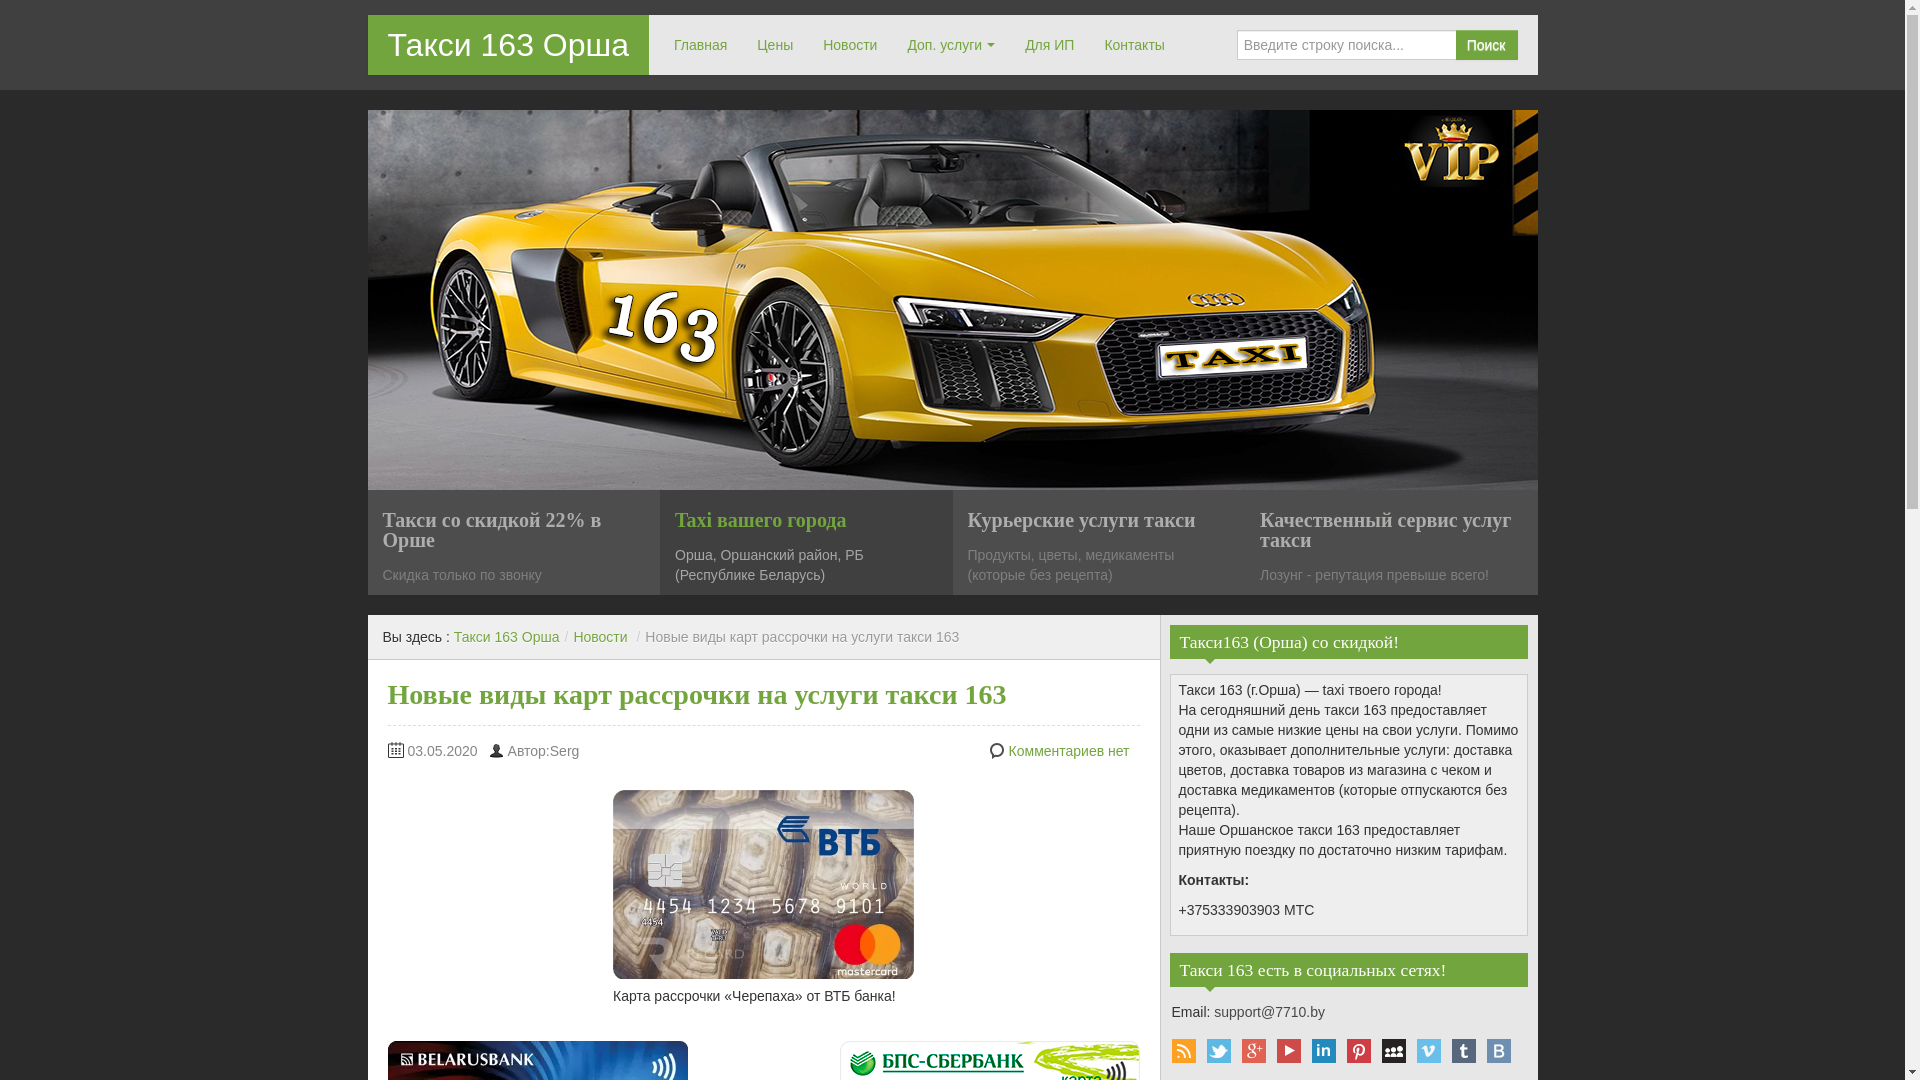 The height and width of the screenshot is (1080, 1920). What do you see at coordinates (1268, 1011) in the screenshot?
I see `'support@7710.by'` at bounding box center [1268, 1011].